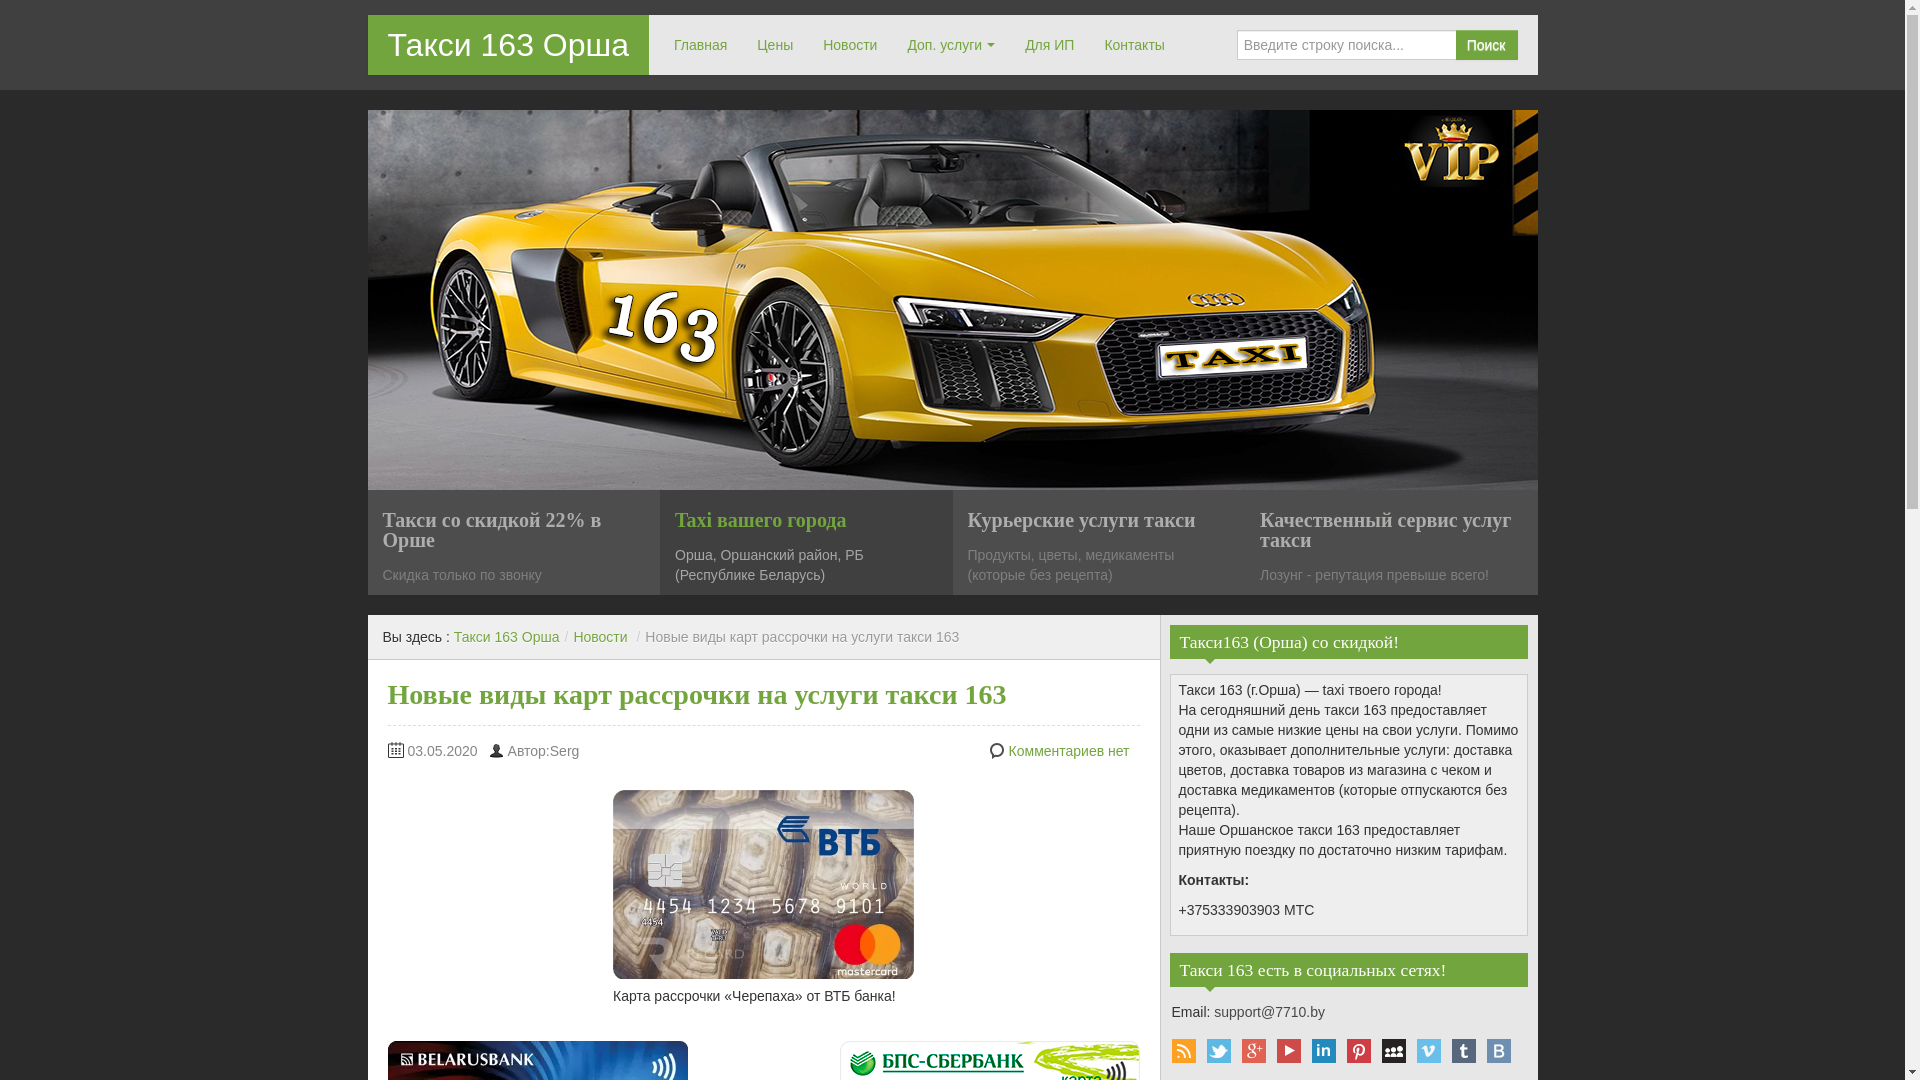 The height and width of the screenshot is (1080, 1920). What do you see at coordinates (1268, 1011) in the screenshot?
I see `'support@7710.by'` at bounding box center [1268, 1011].